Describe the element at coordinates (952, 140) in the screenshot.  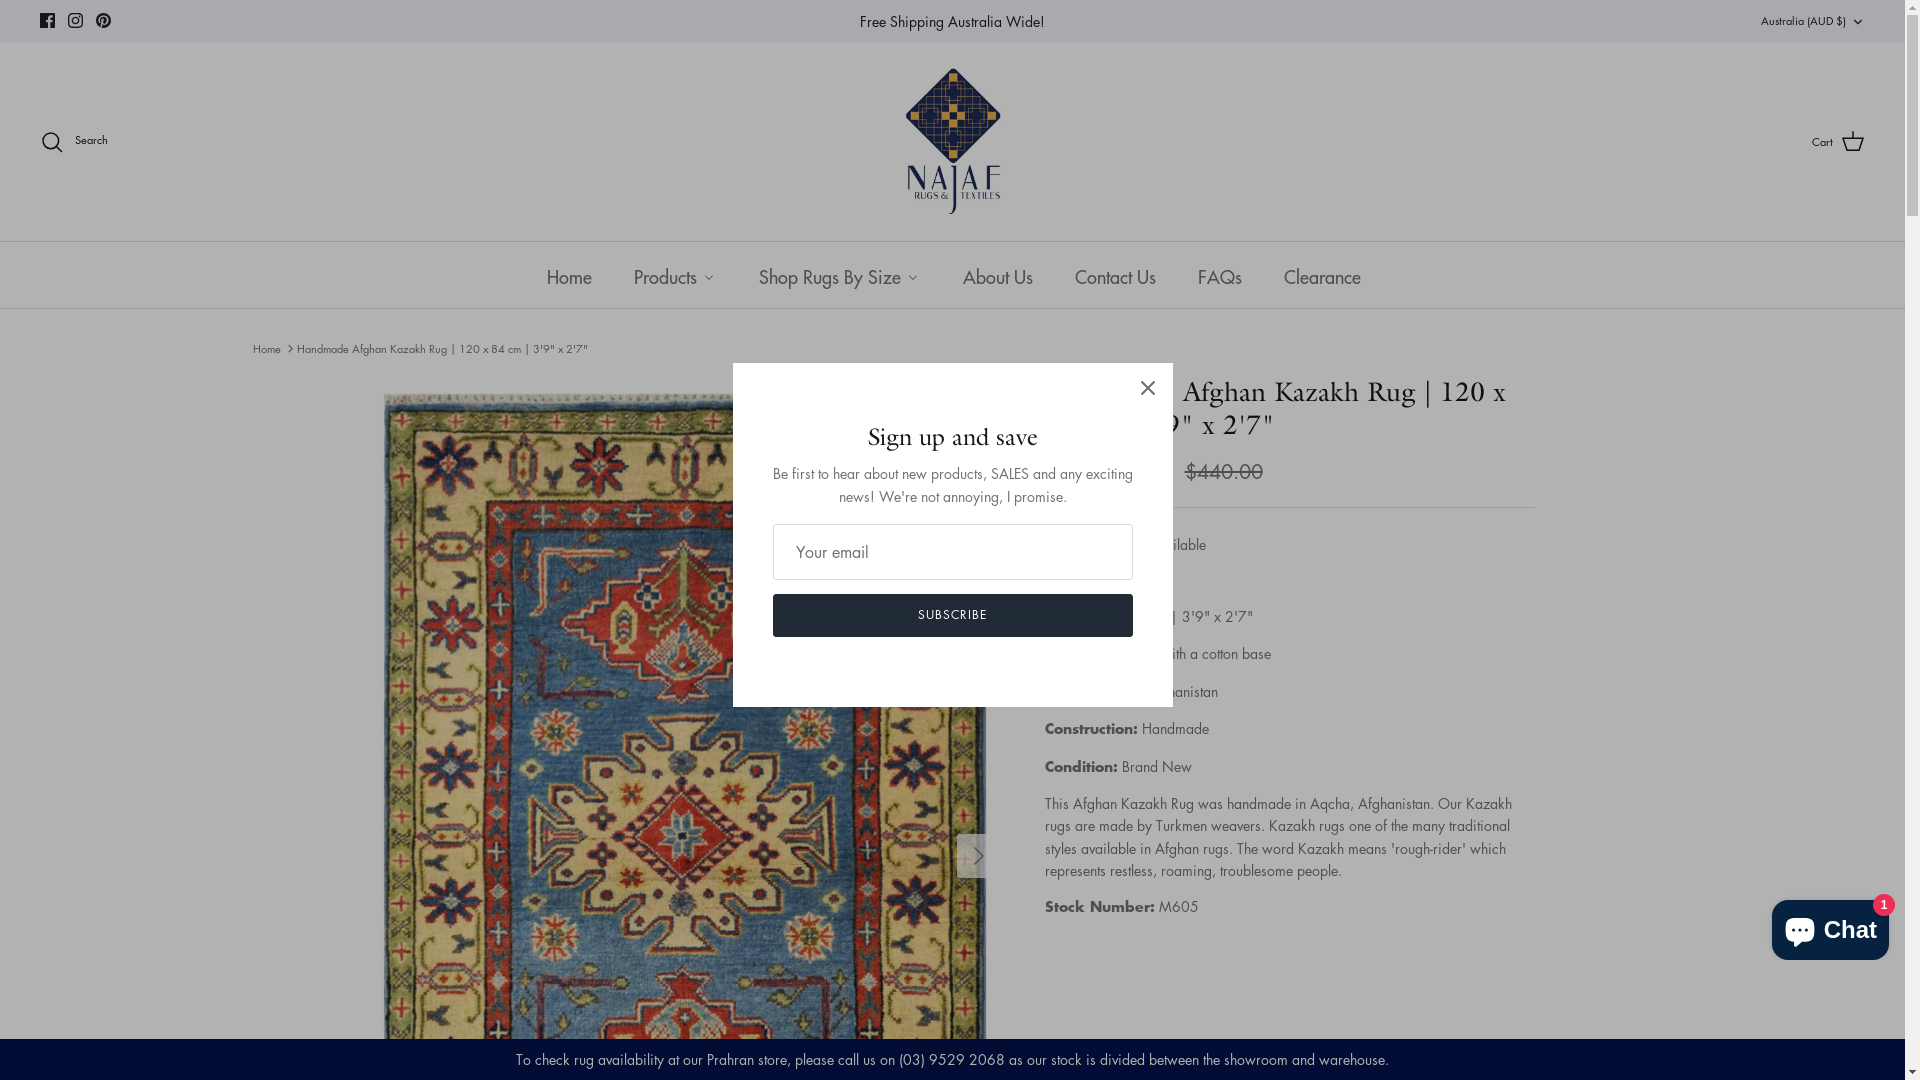
I see `'Najaf Rugs & Textile'` at that location.